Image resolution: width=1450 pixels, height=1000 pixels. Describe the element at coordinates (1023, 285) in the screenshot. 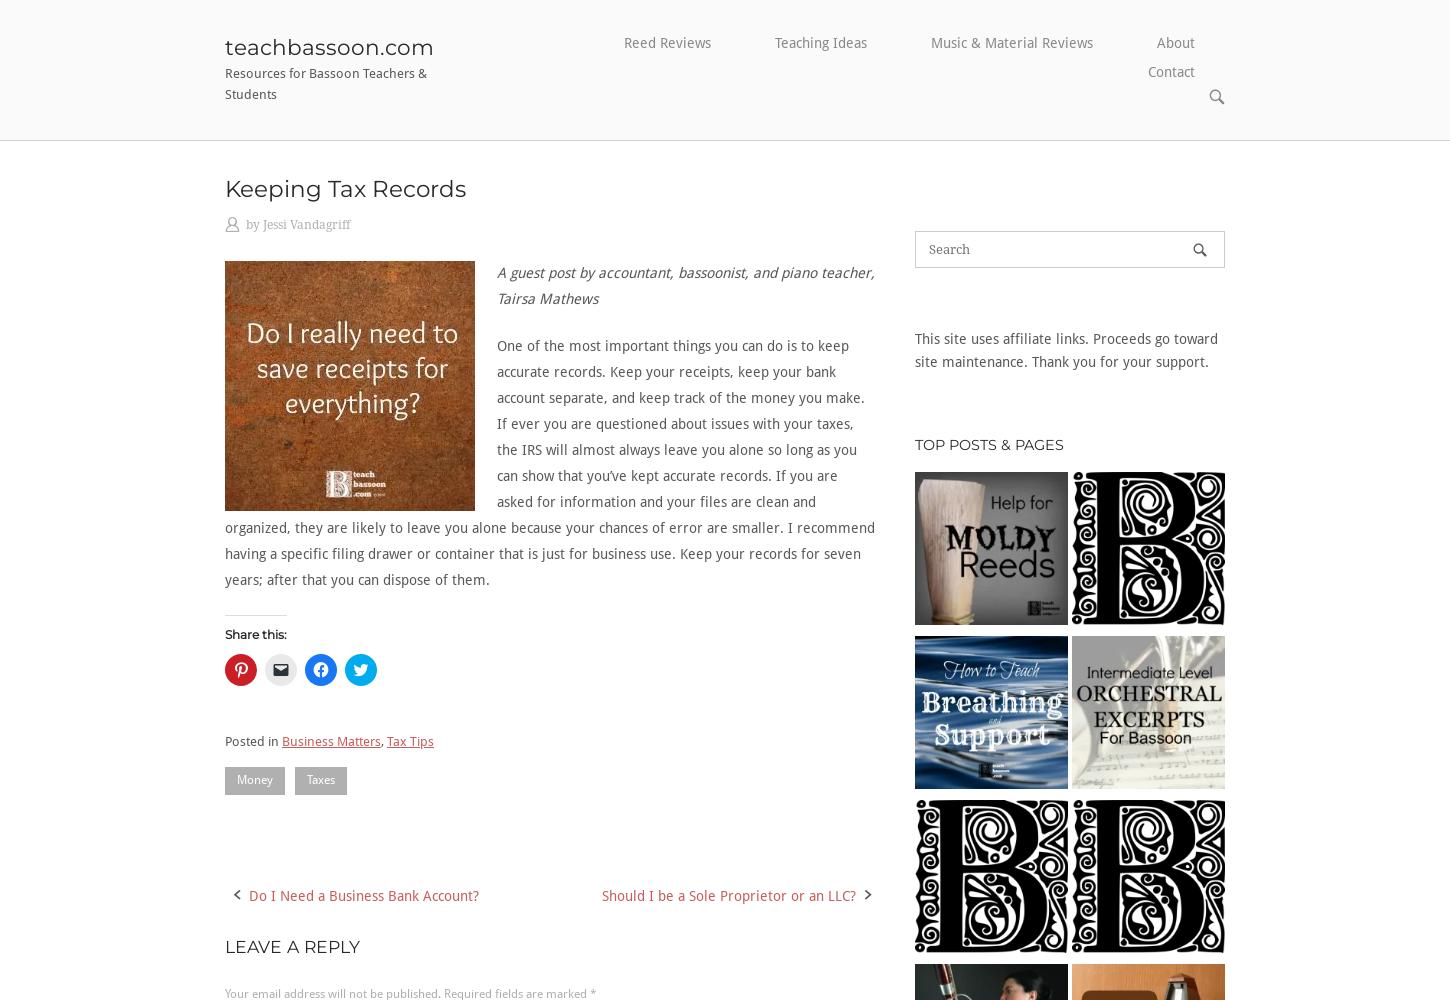

I see `'Recital Ideas'` at that location.